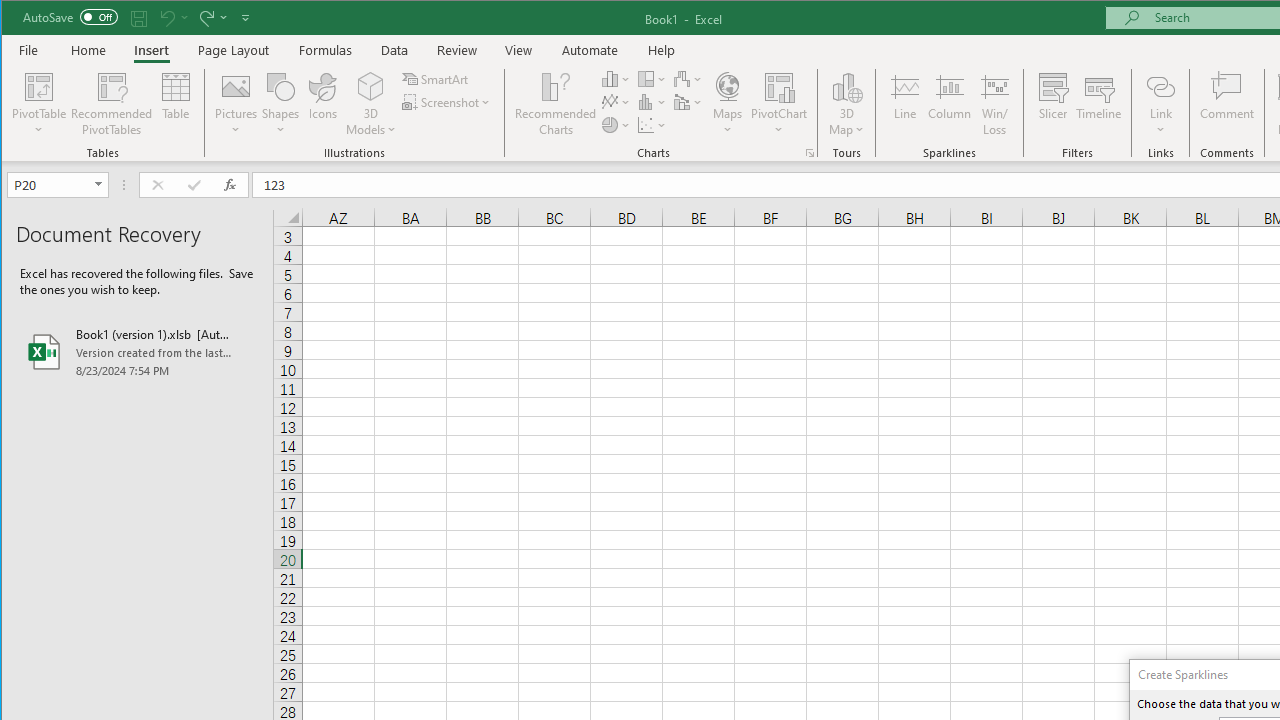 The height and width of the screenshot is (720, 1280). Describe the element at coordinates (615, 102) in the screenshot. I see `'Insert Line or Area Chart'` at that location.